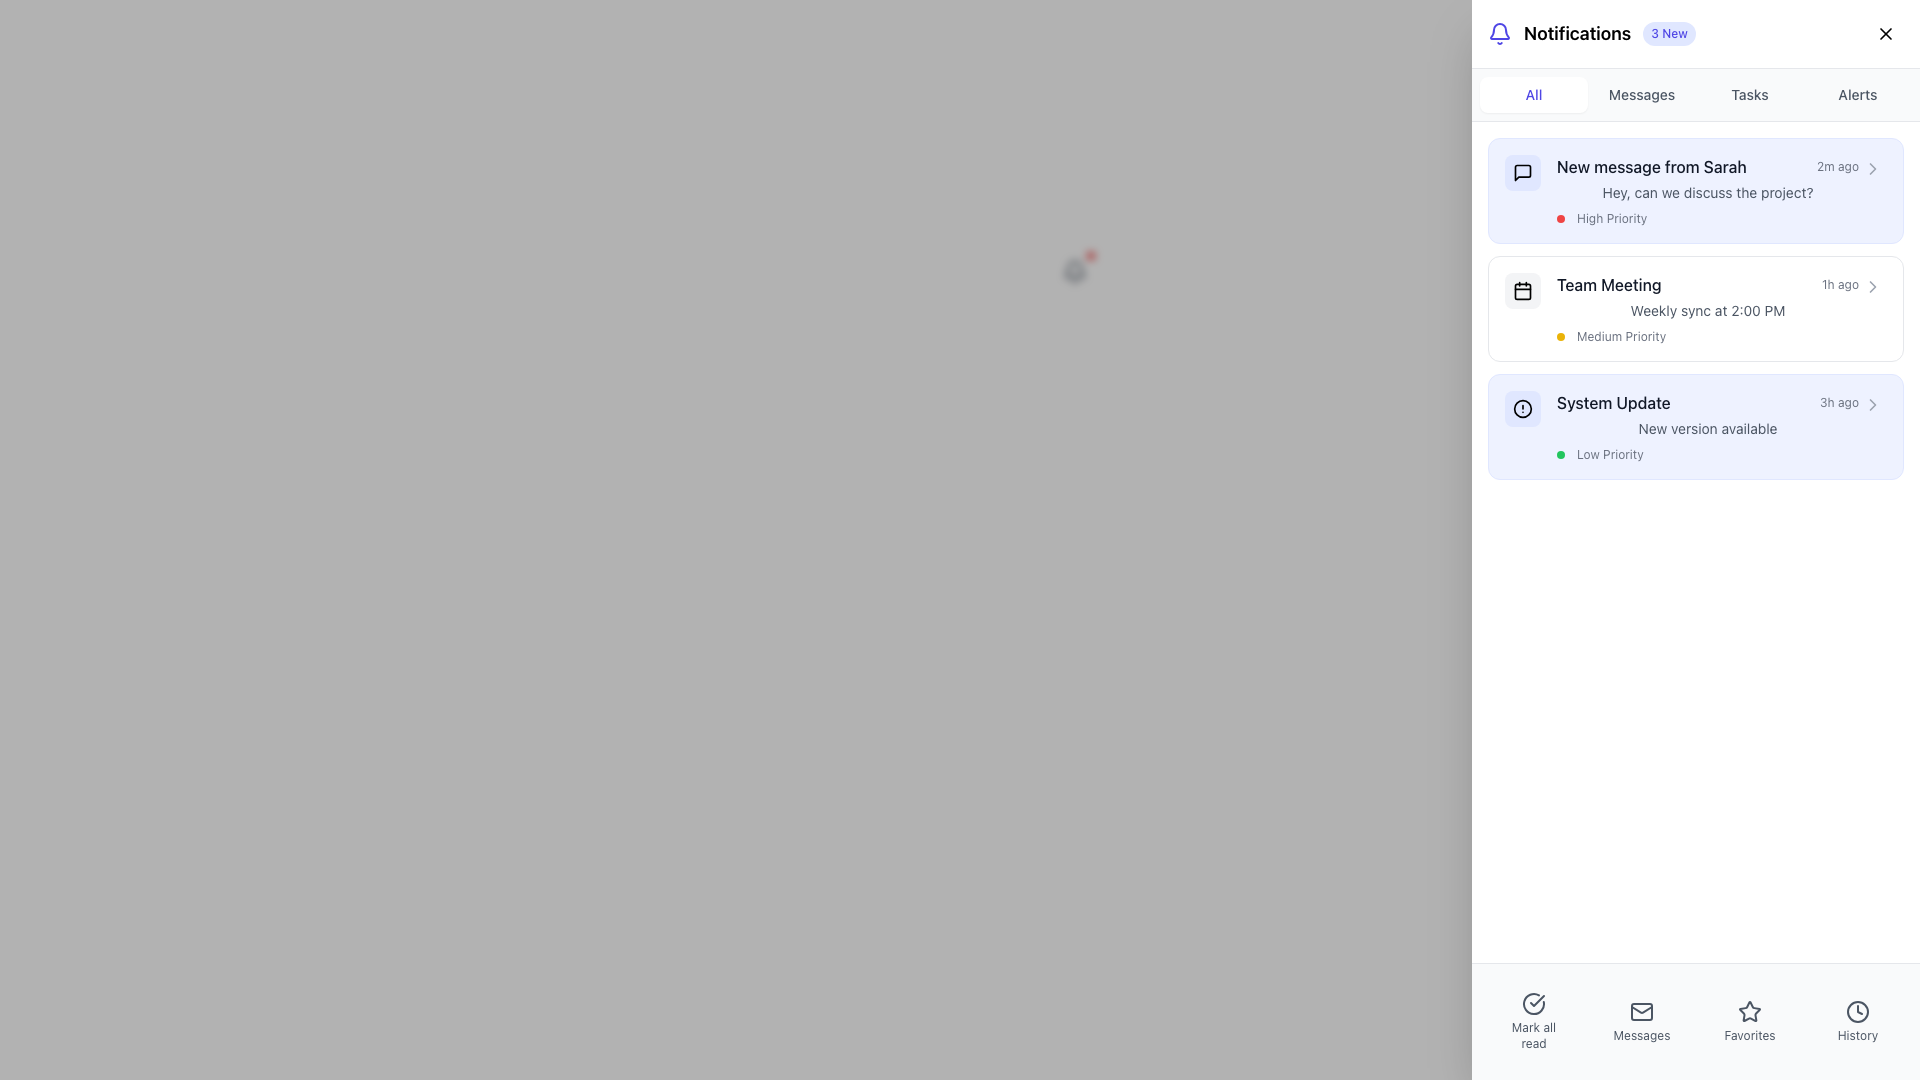  What do you see at coordinates (1707, 311) in the screenshot?
I see `the informational text label displaying '2:00 PM' and 'Weekly sync' within the 'Team Meeting' notification card` at bounding box center [1707, 311].